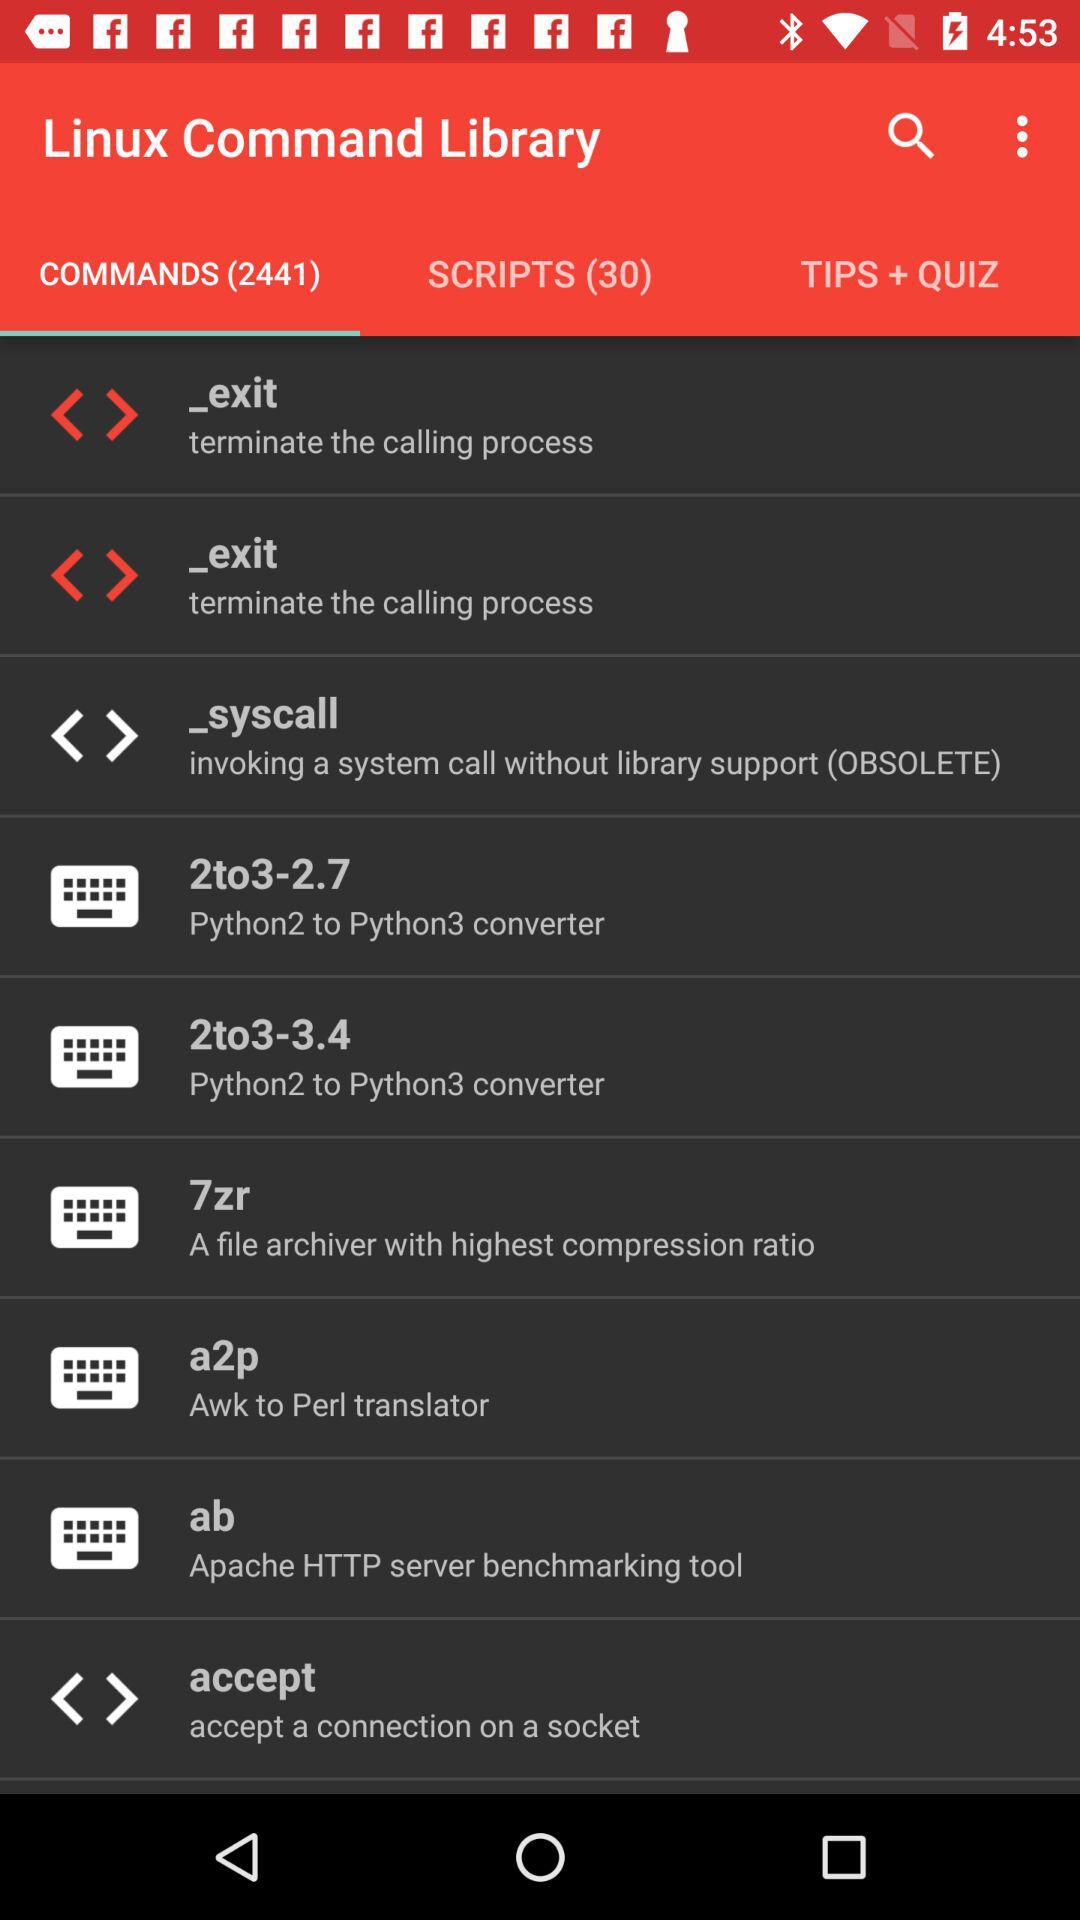 This screenshot has height=1920, width=1080. Describe the element at coordinates (413, 1723) in the screenshot. I see `icon below the accept` at that location.